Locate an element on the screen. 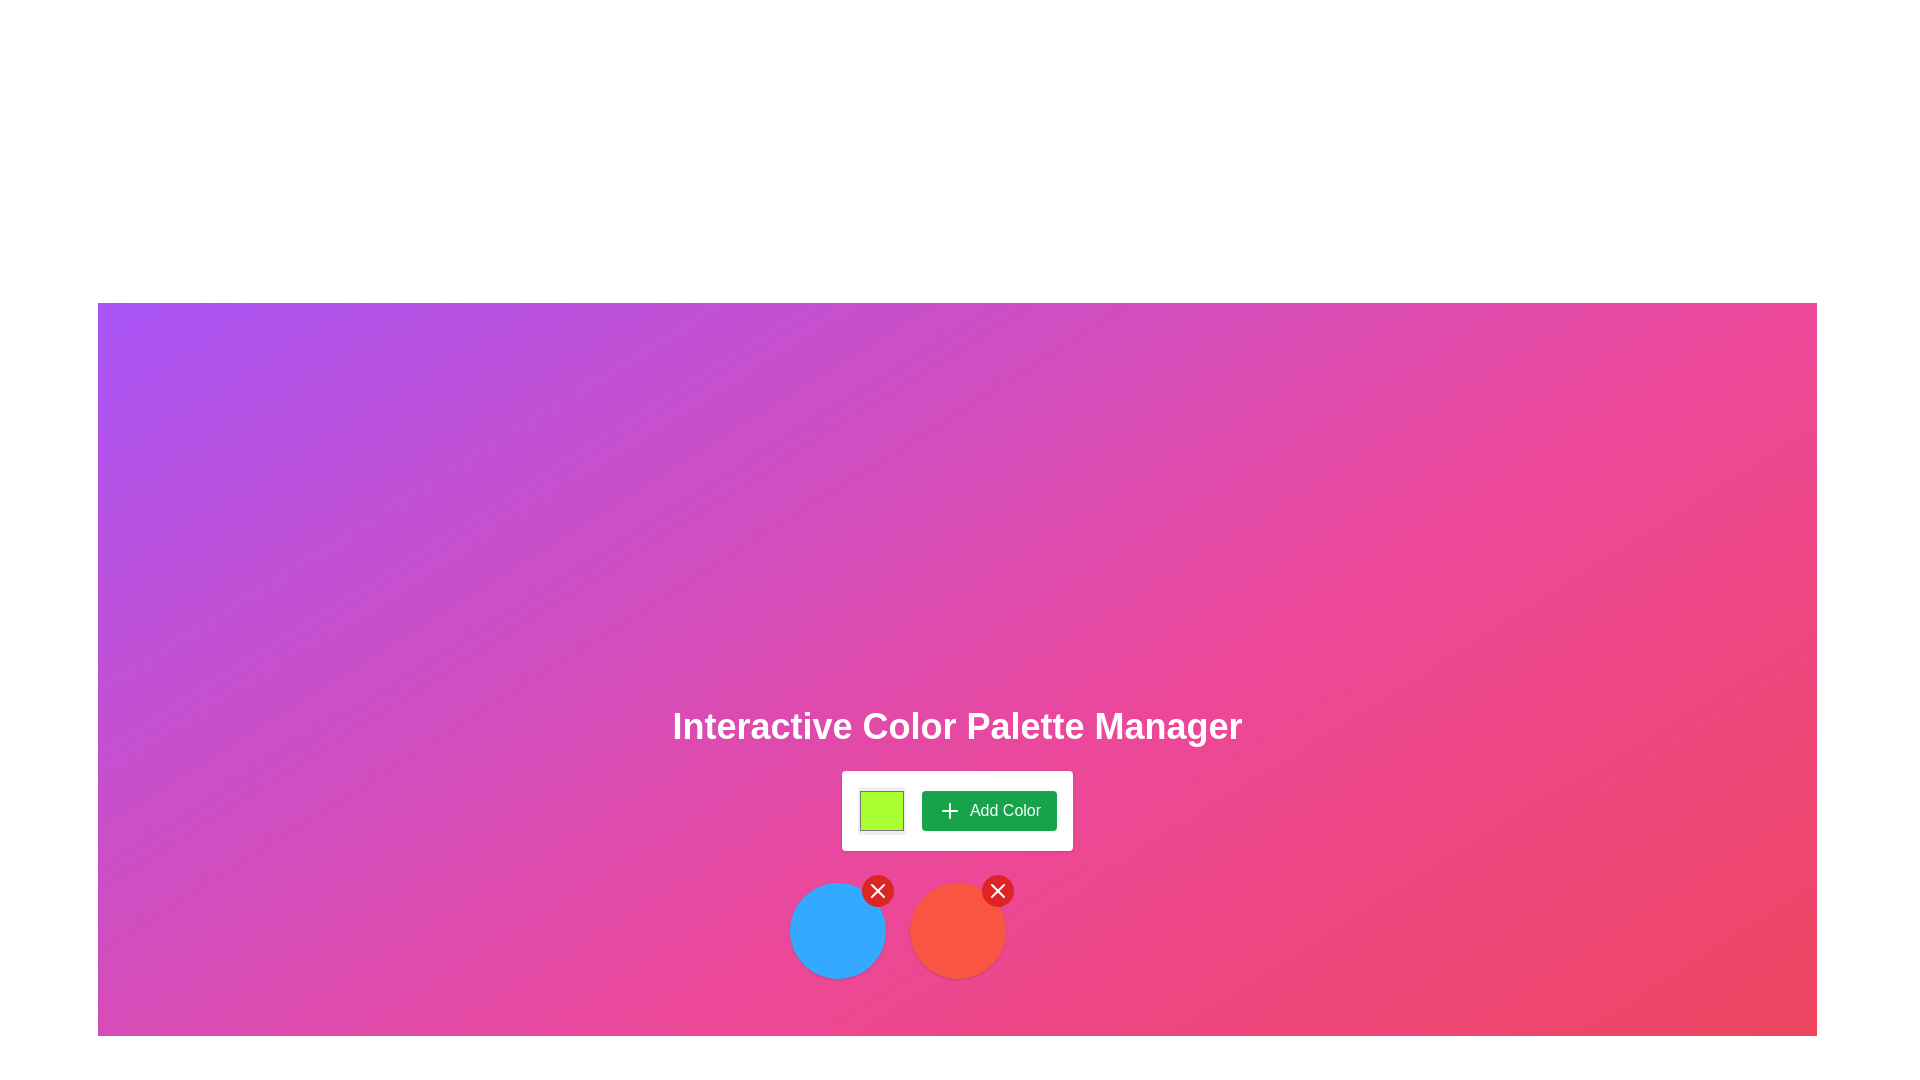 This screenshot has width=1920, height=1080. color attribute of the bright red circular UI element with a white 'X' symbol, positioned on a pink gradient background is located at coordinates (956, 930).